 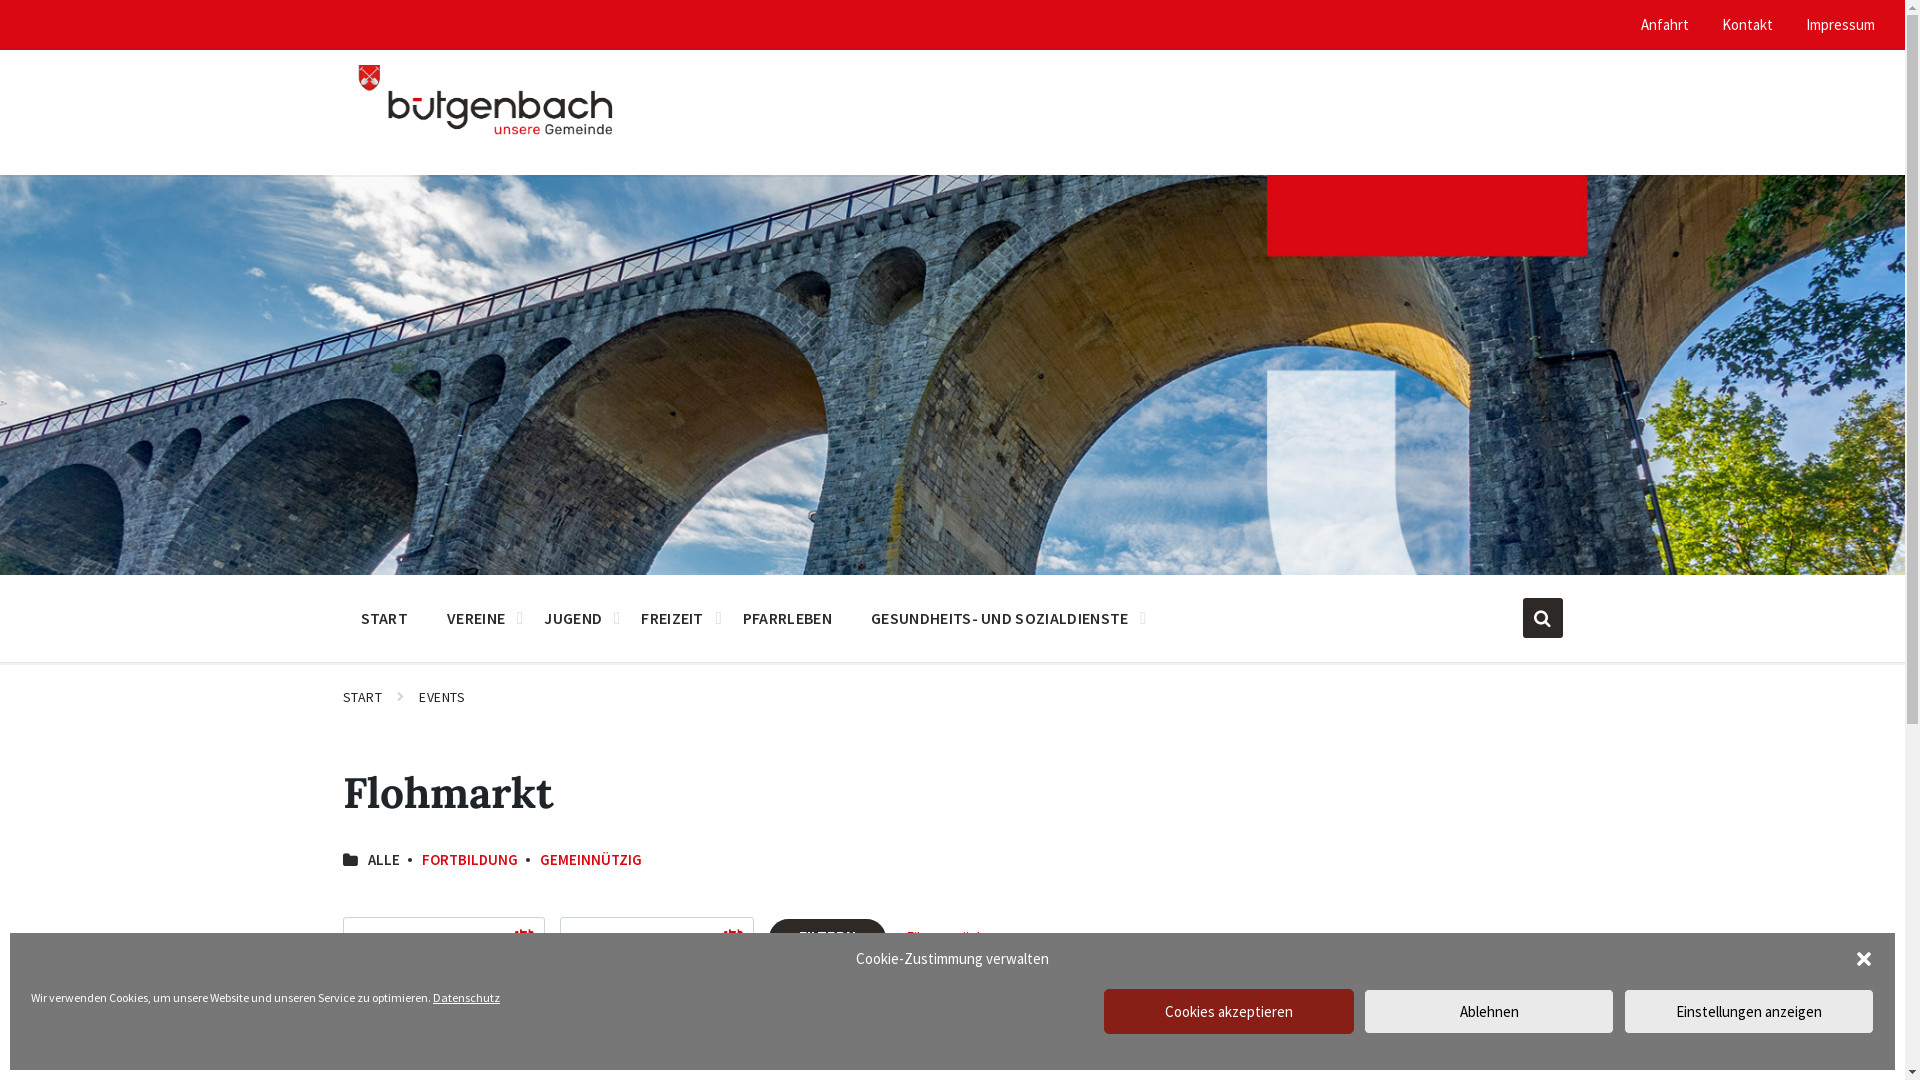 What do you see at coordinates (1747, 1011) in the screenshot?
I see `'Einstellungen anzeigen'` at bounding box center [1747, 1011].